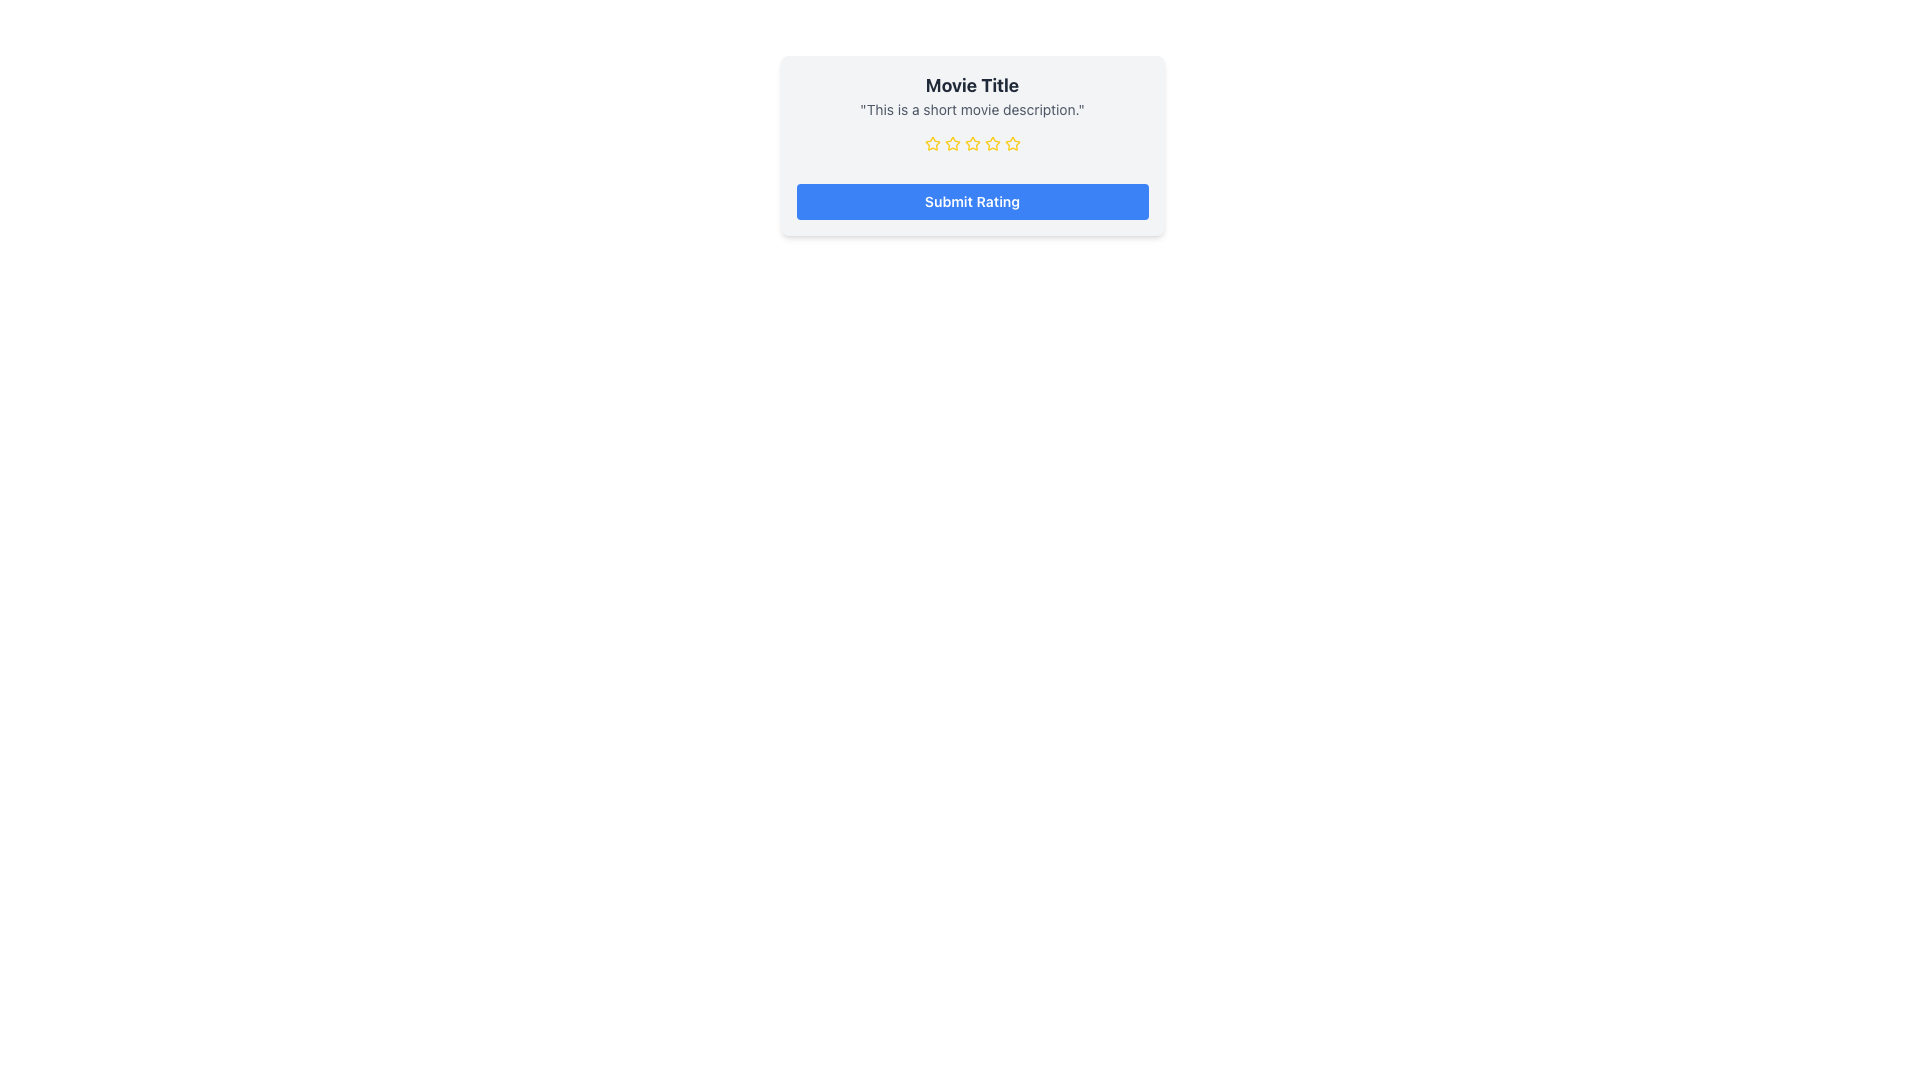  Describe the element at coordinates (972, 110) in the screenshot. I see `the text content that provides a brief description of a movie, positioned directly below the 'Movie Title' heading` at that location.